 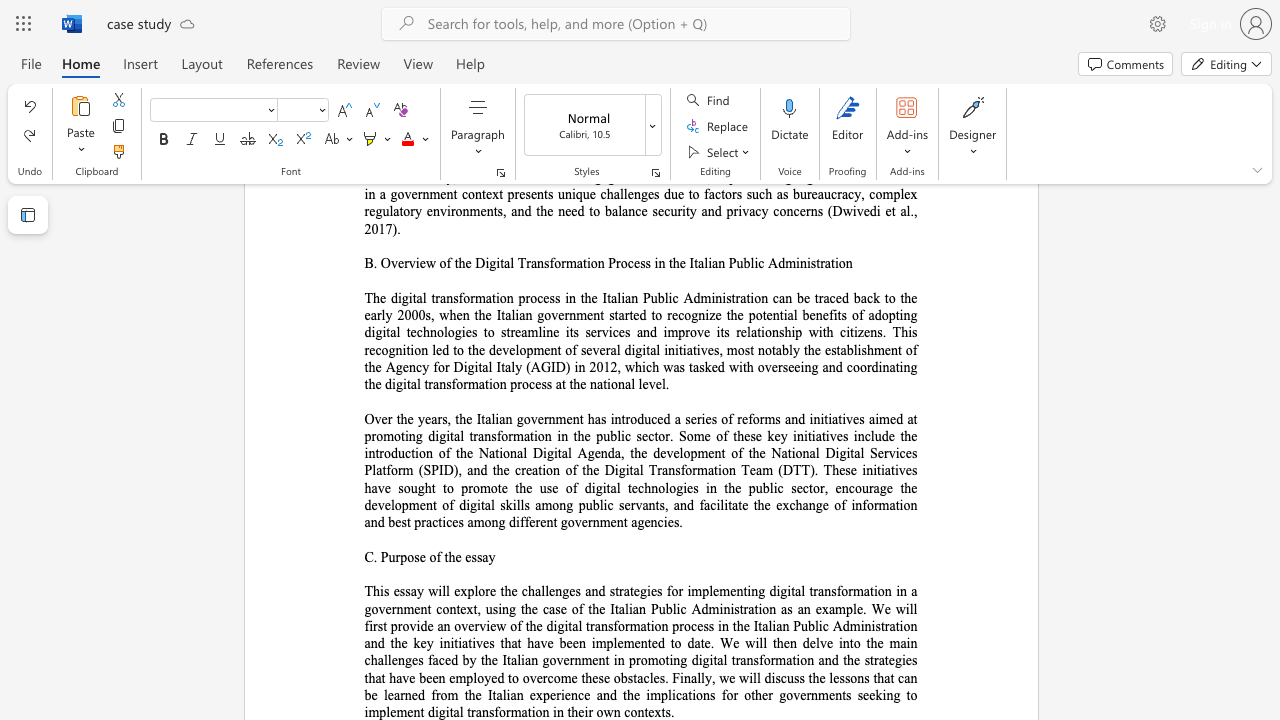 What do you see at coordinates (786, 677) in the screenshot?
I see `the space between the continuous character "c" and "u" in the text` at bounding box center [786, 677].